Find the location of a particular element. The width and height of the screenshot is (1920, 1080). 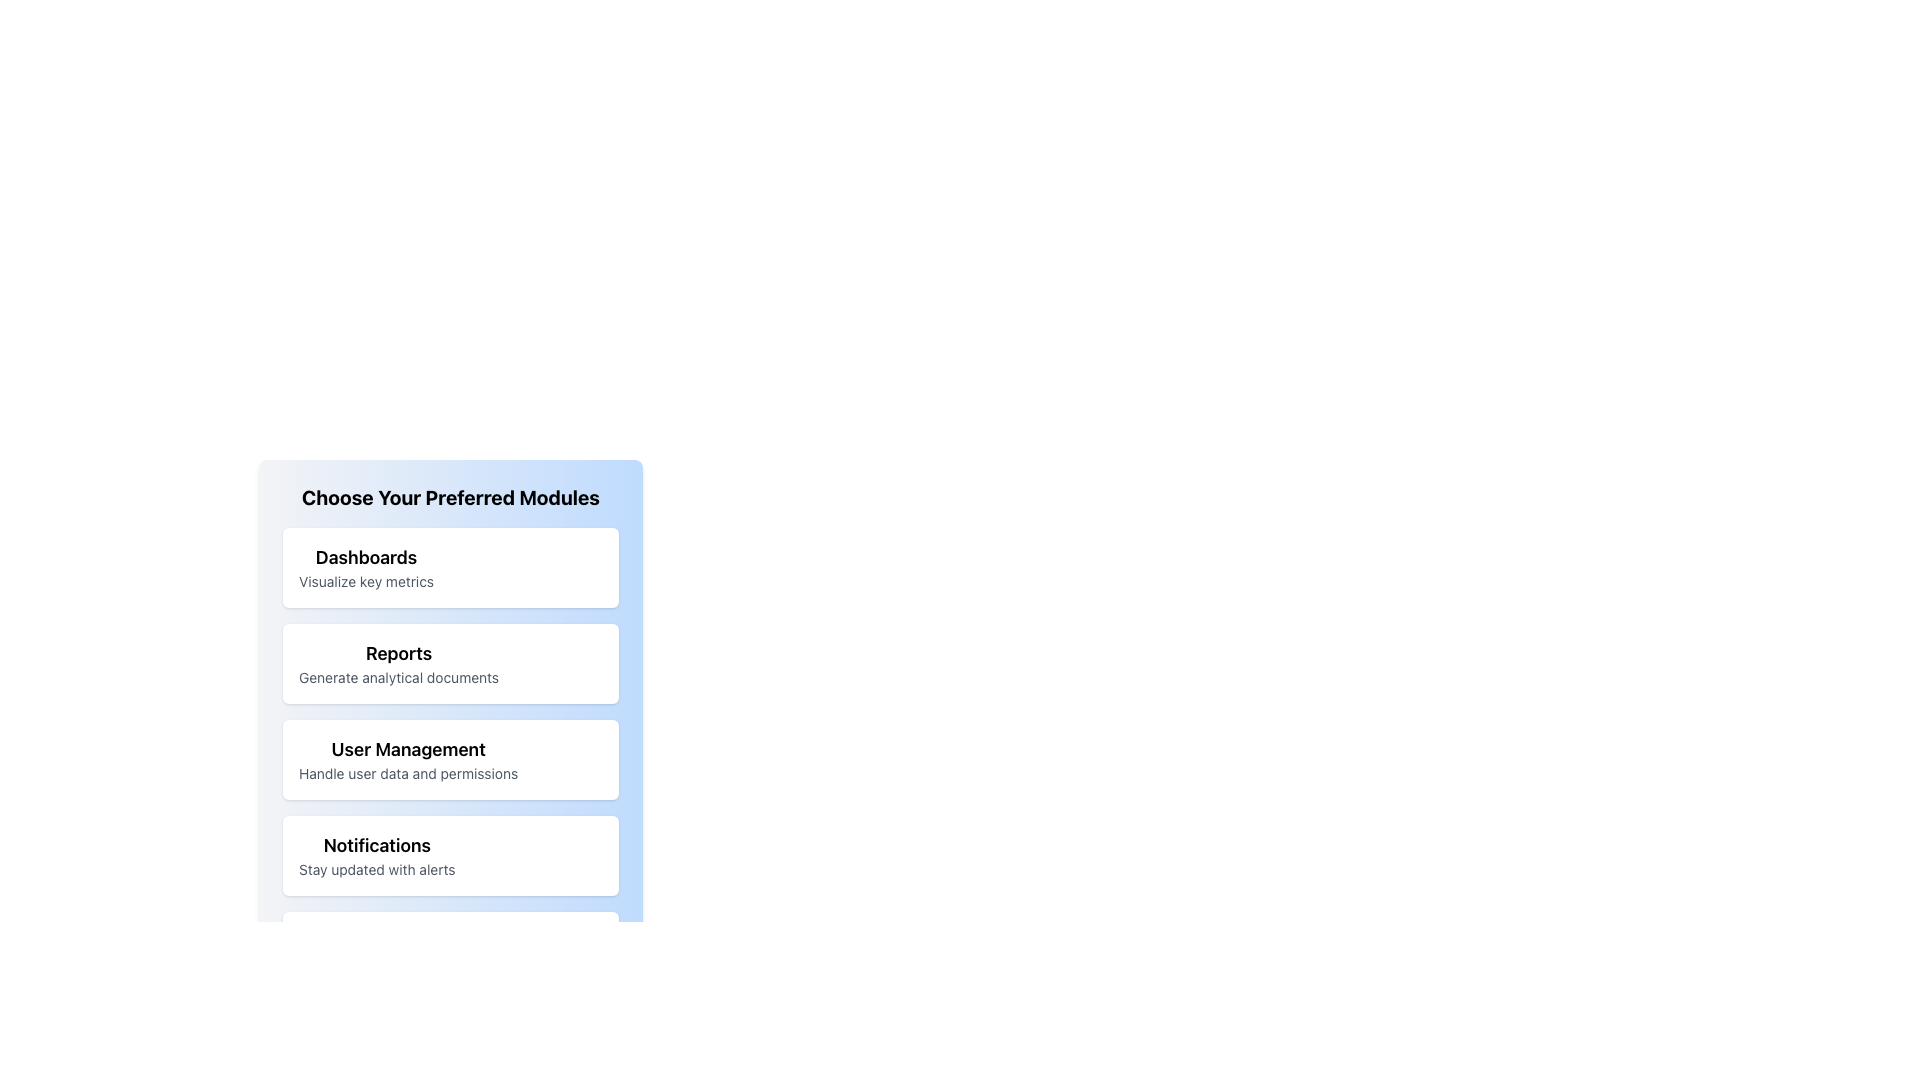

the selectable menu item for user management, which is the third item in the menu, located between 'Reports' and 'Notifications' is located at coordinates (450, 759).